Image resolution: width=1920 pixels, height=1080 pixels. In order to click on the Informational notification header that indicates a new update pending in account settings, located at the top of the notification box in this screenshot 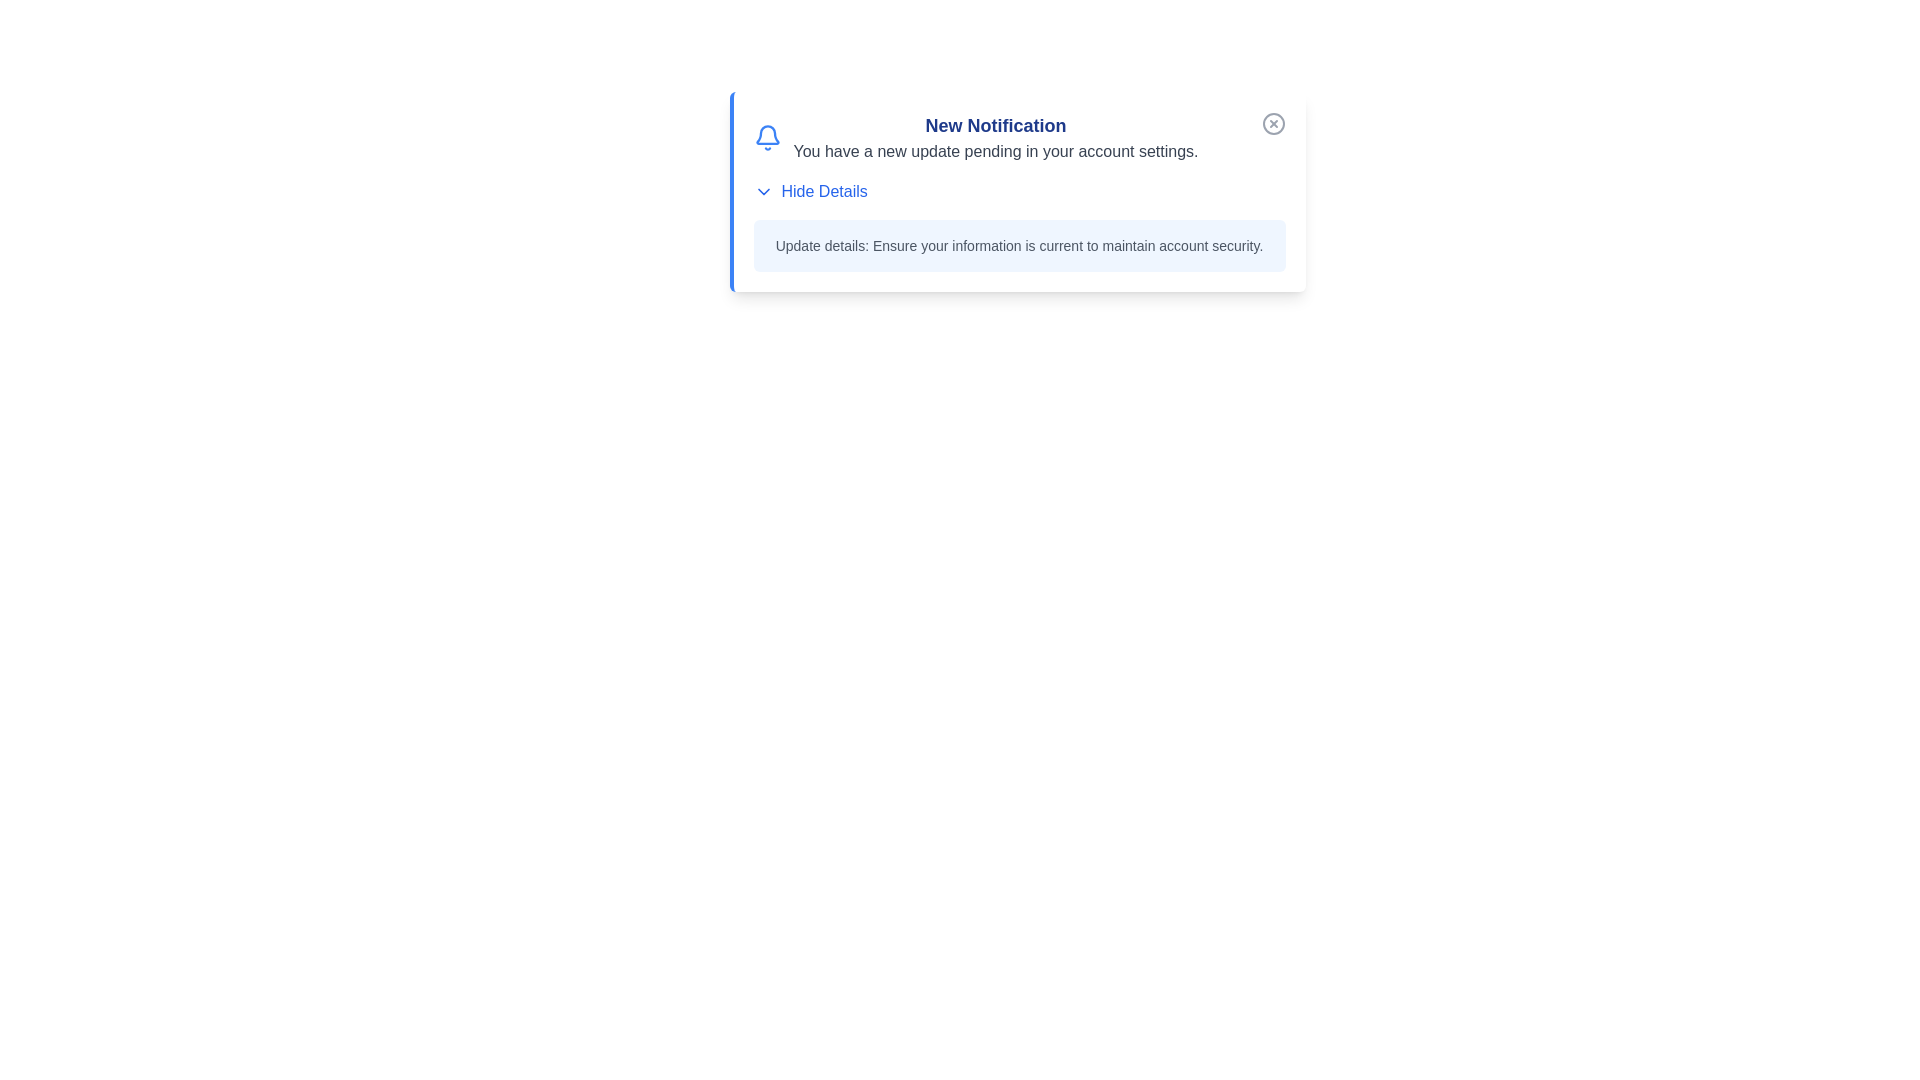, I will do `click(1019, 137)`.